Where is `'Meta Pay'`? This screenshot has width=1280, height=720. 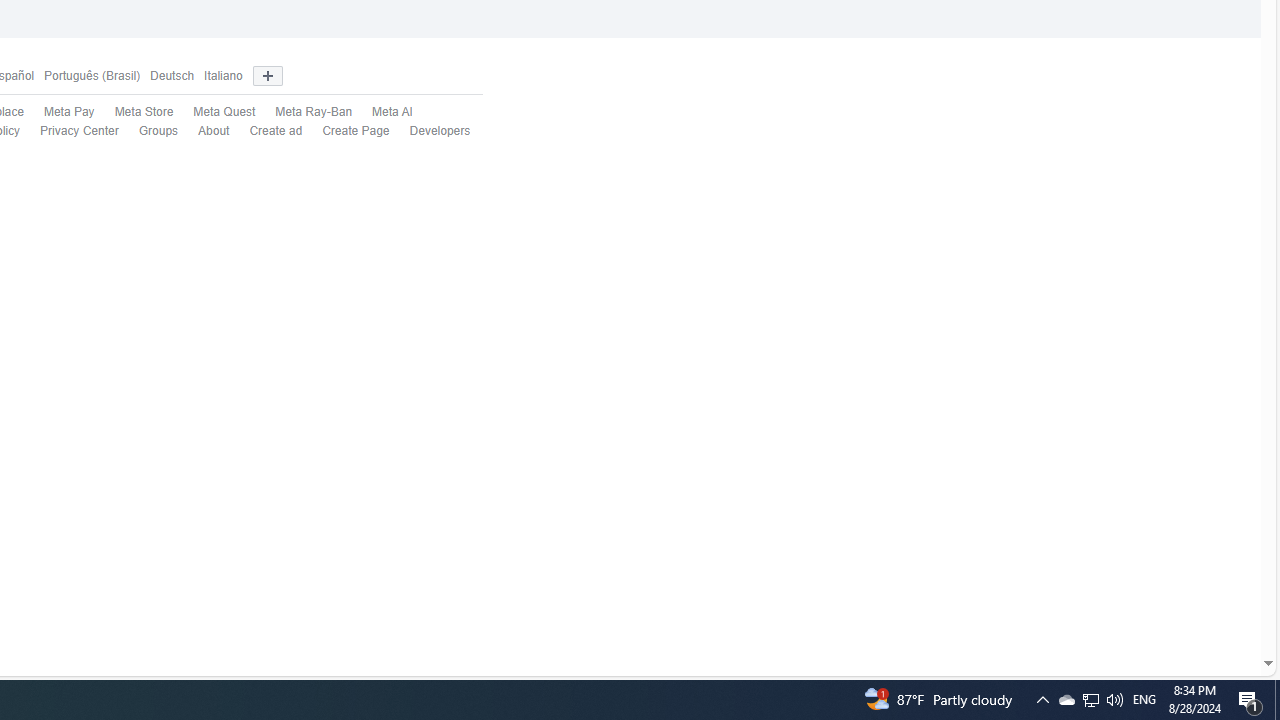 'Meta Pay' is located at coordinates (69, 112).